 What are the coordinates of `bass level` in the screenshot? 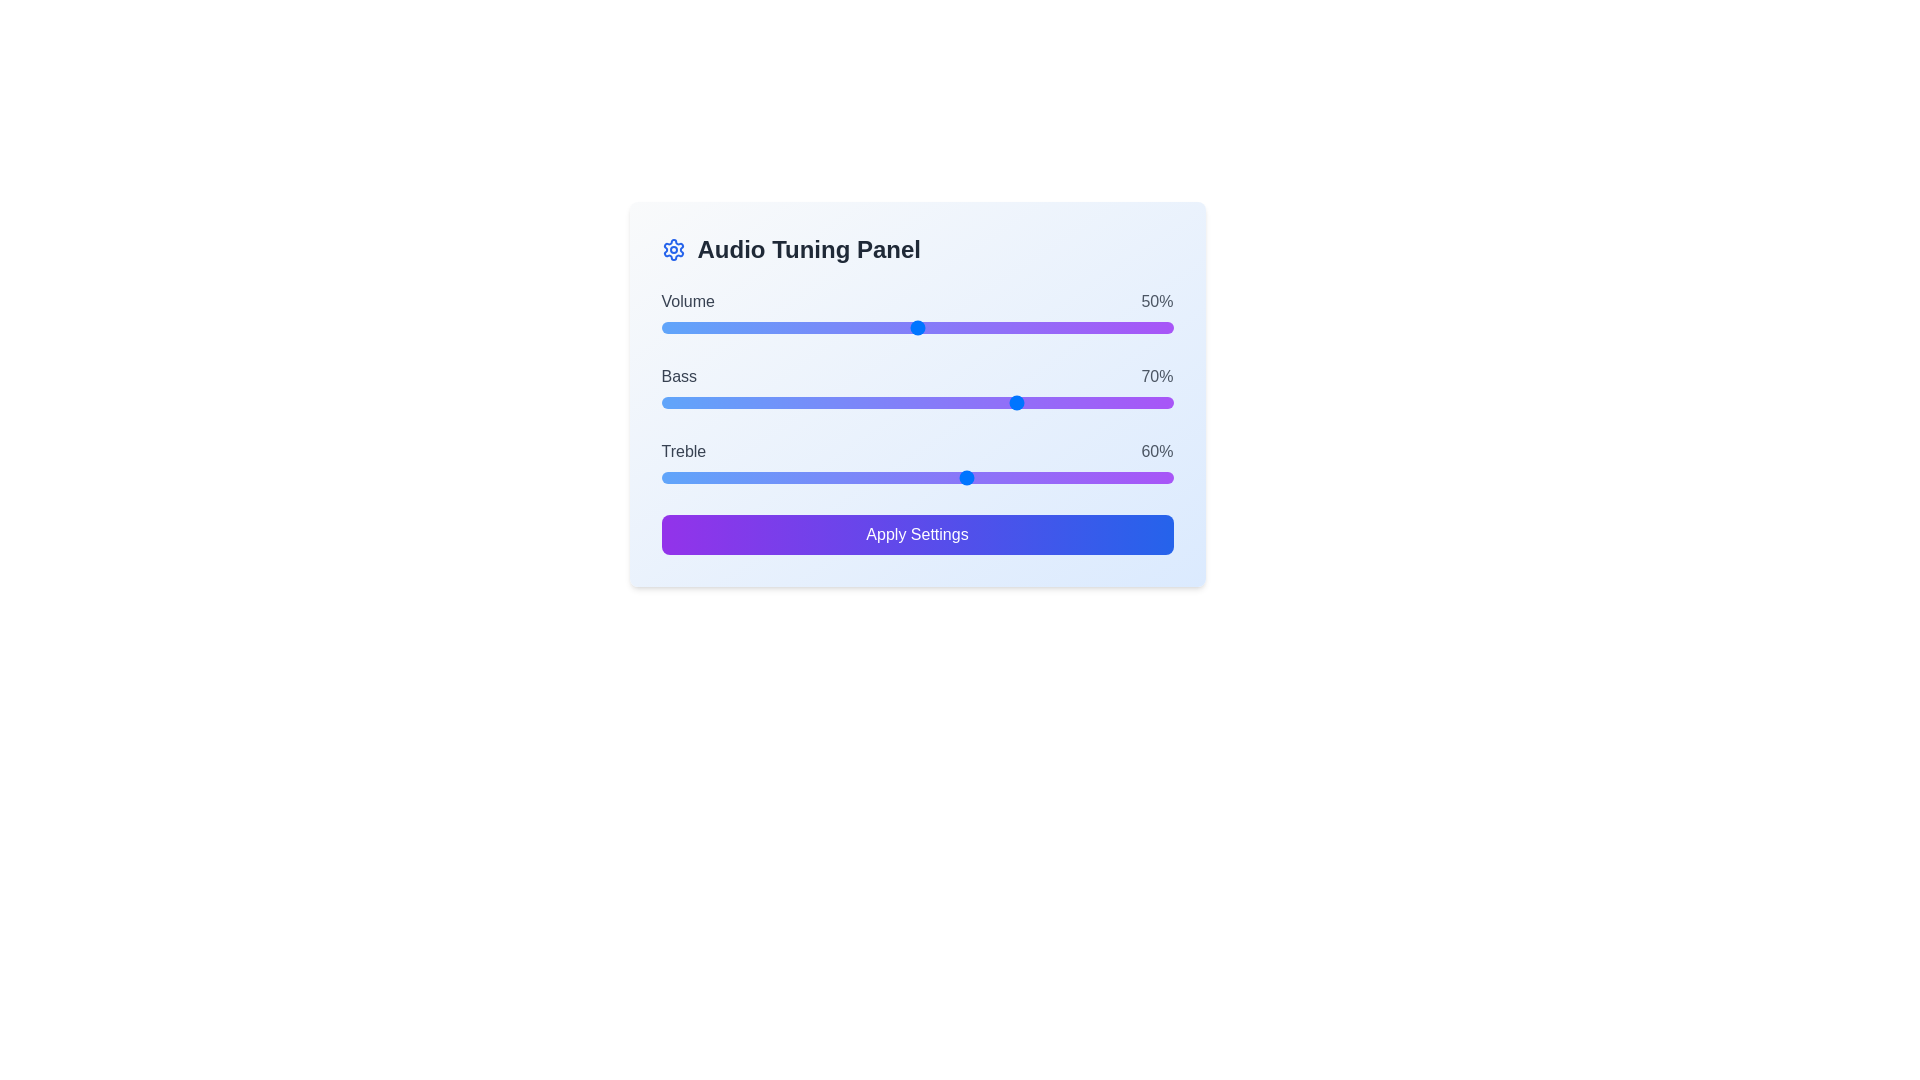 It's located at (856, 402).